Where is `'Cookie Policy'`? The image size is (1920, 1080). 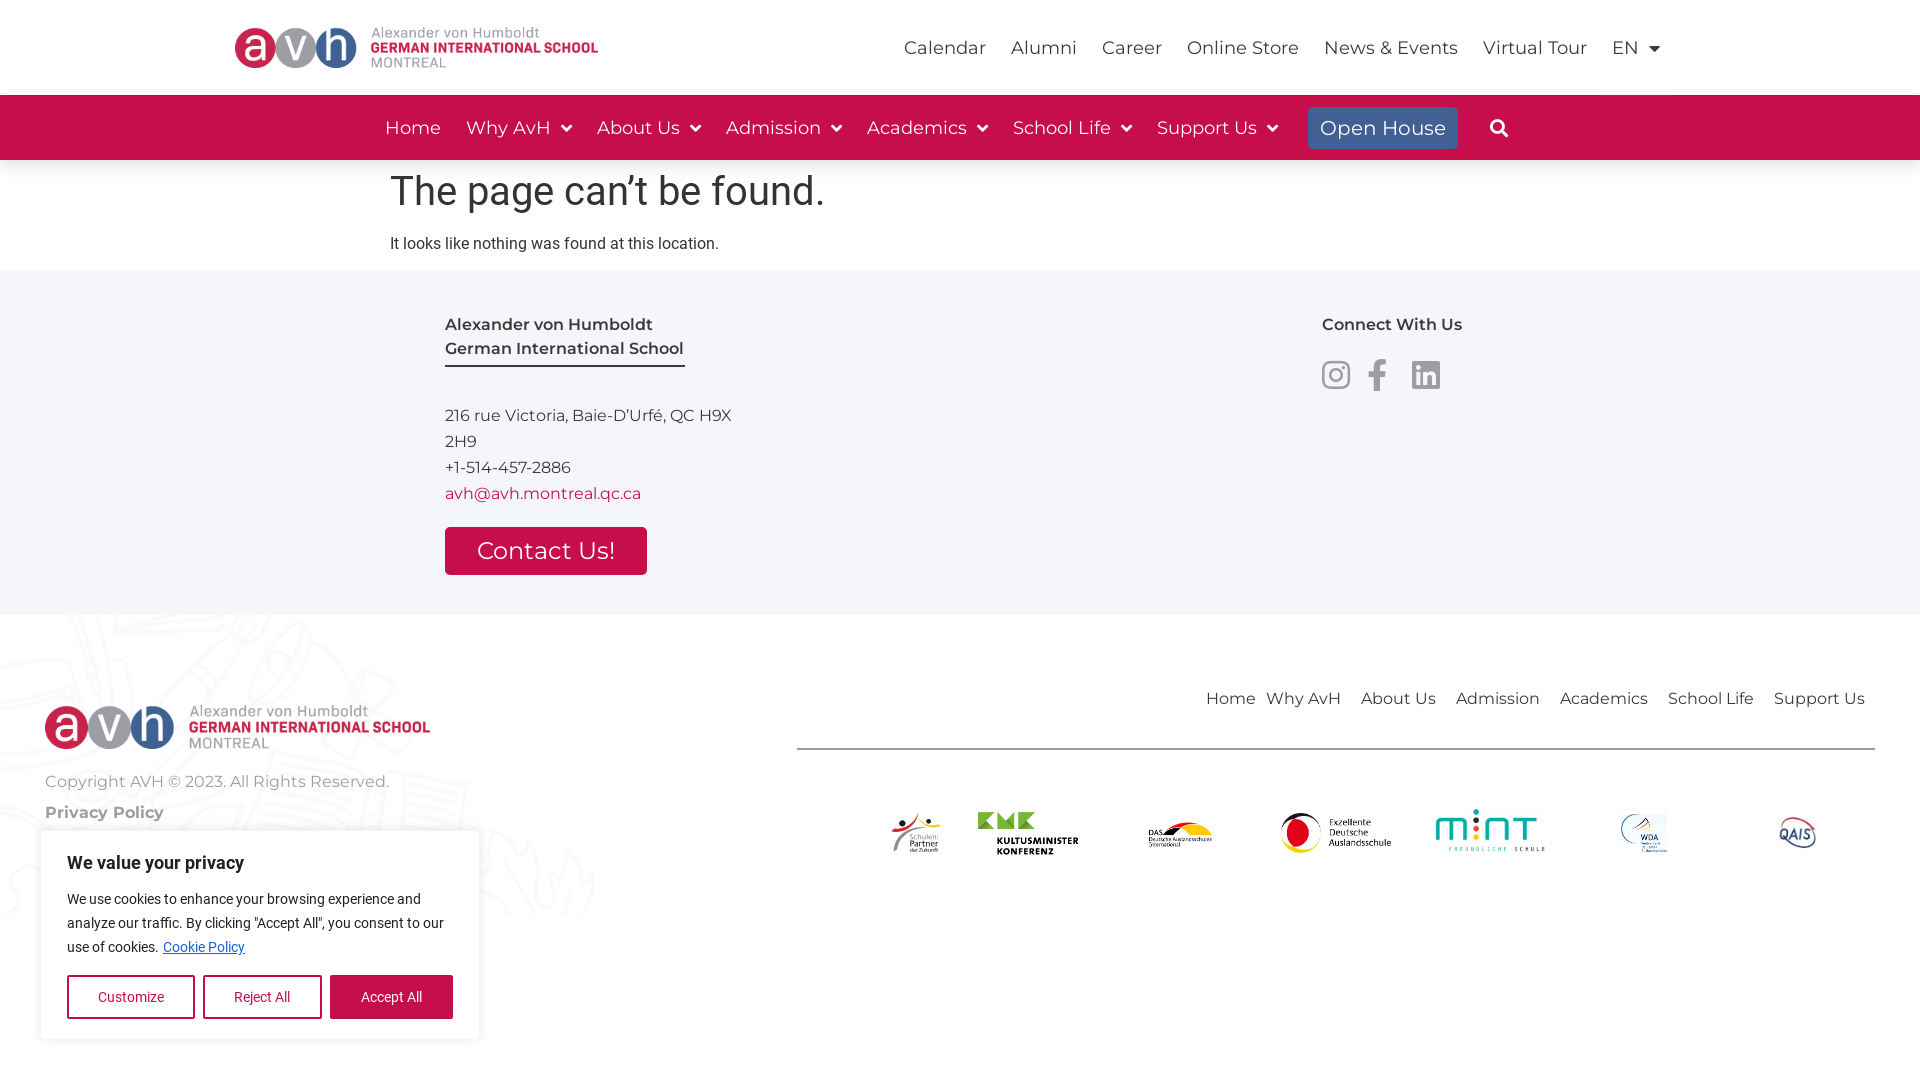
'Cookie Policy' is located at coordinates (203, 946).